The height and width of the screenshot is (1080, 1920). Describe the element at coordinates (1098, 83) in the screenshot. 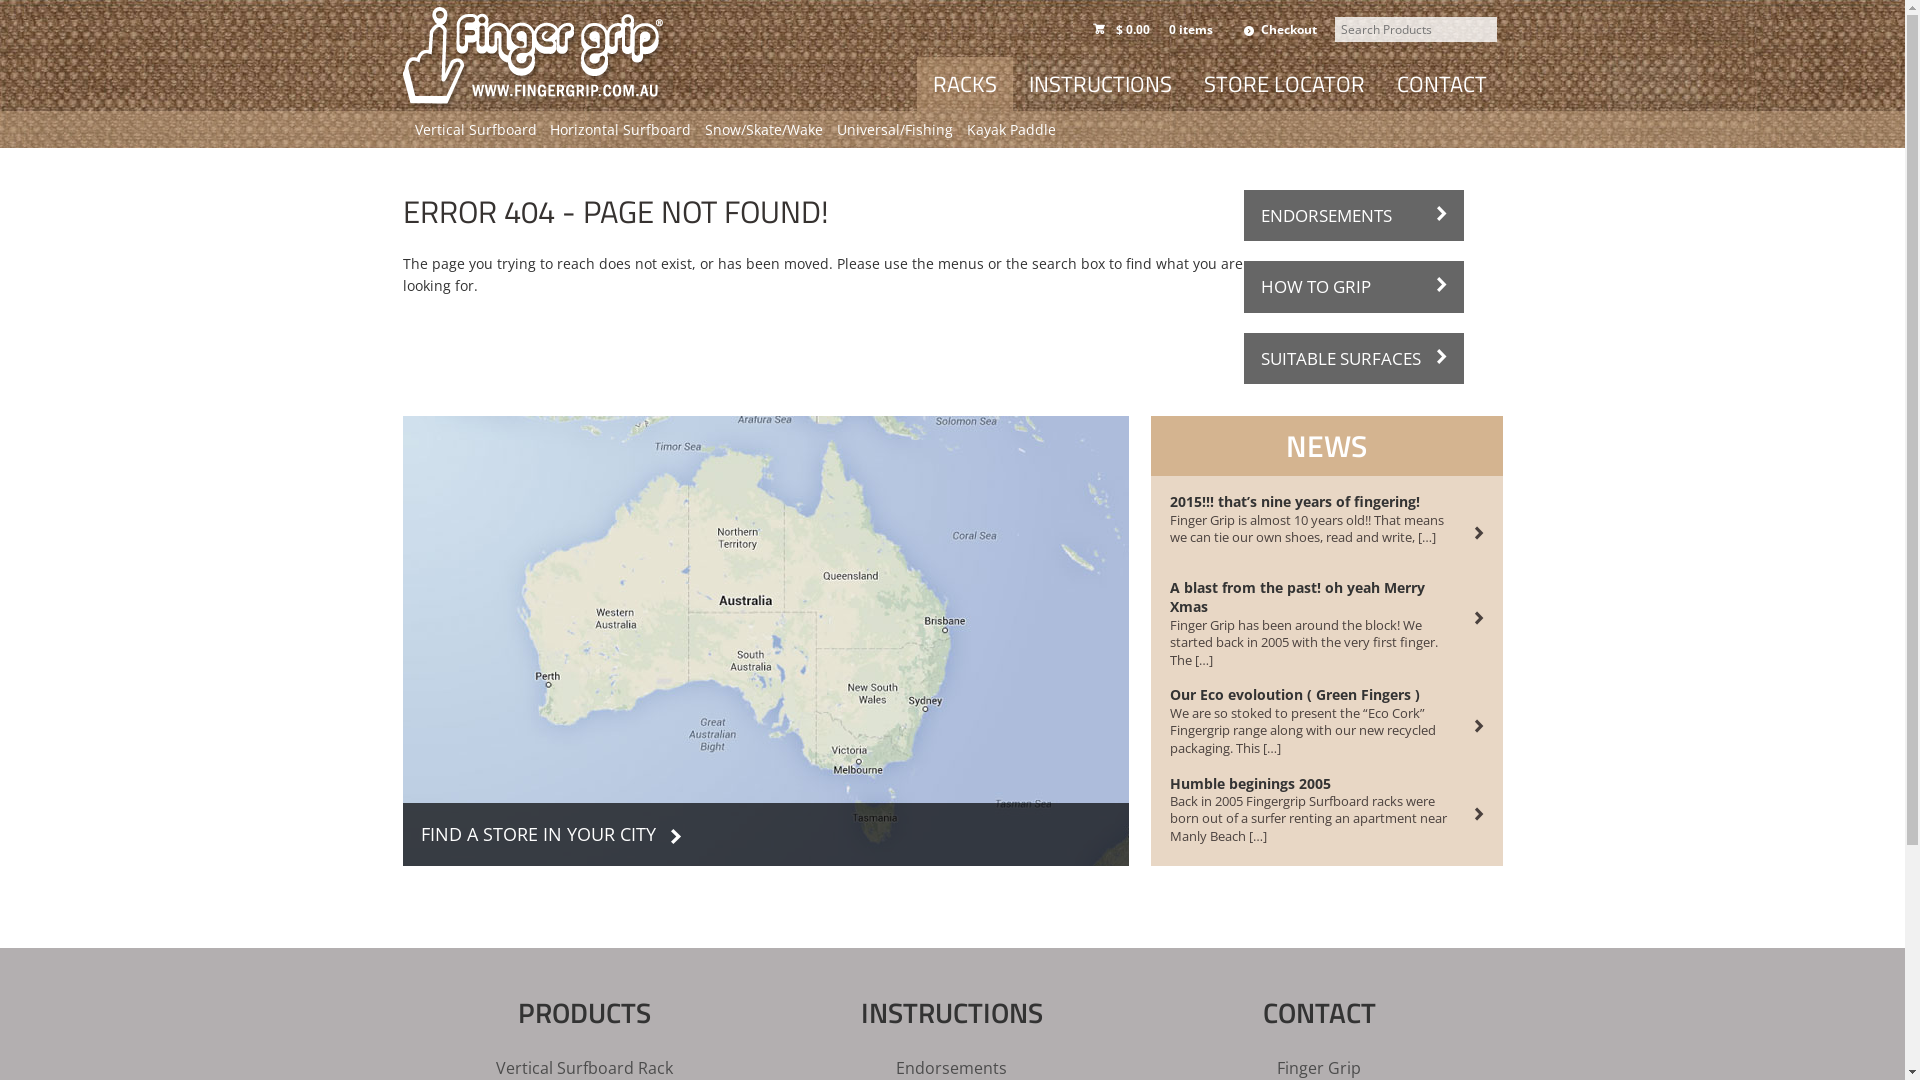

I see `'INSTRUCTIONS'` at that location.